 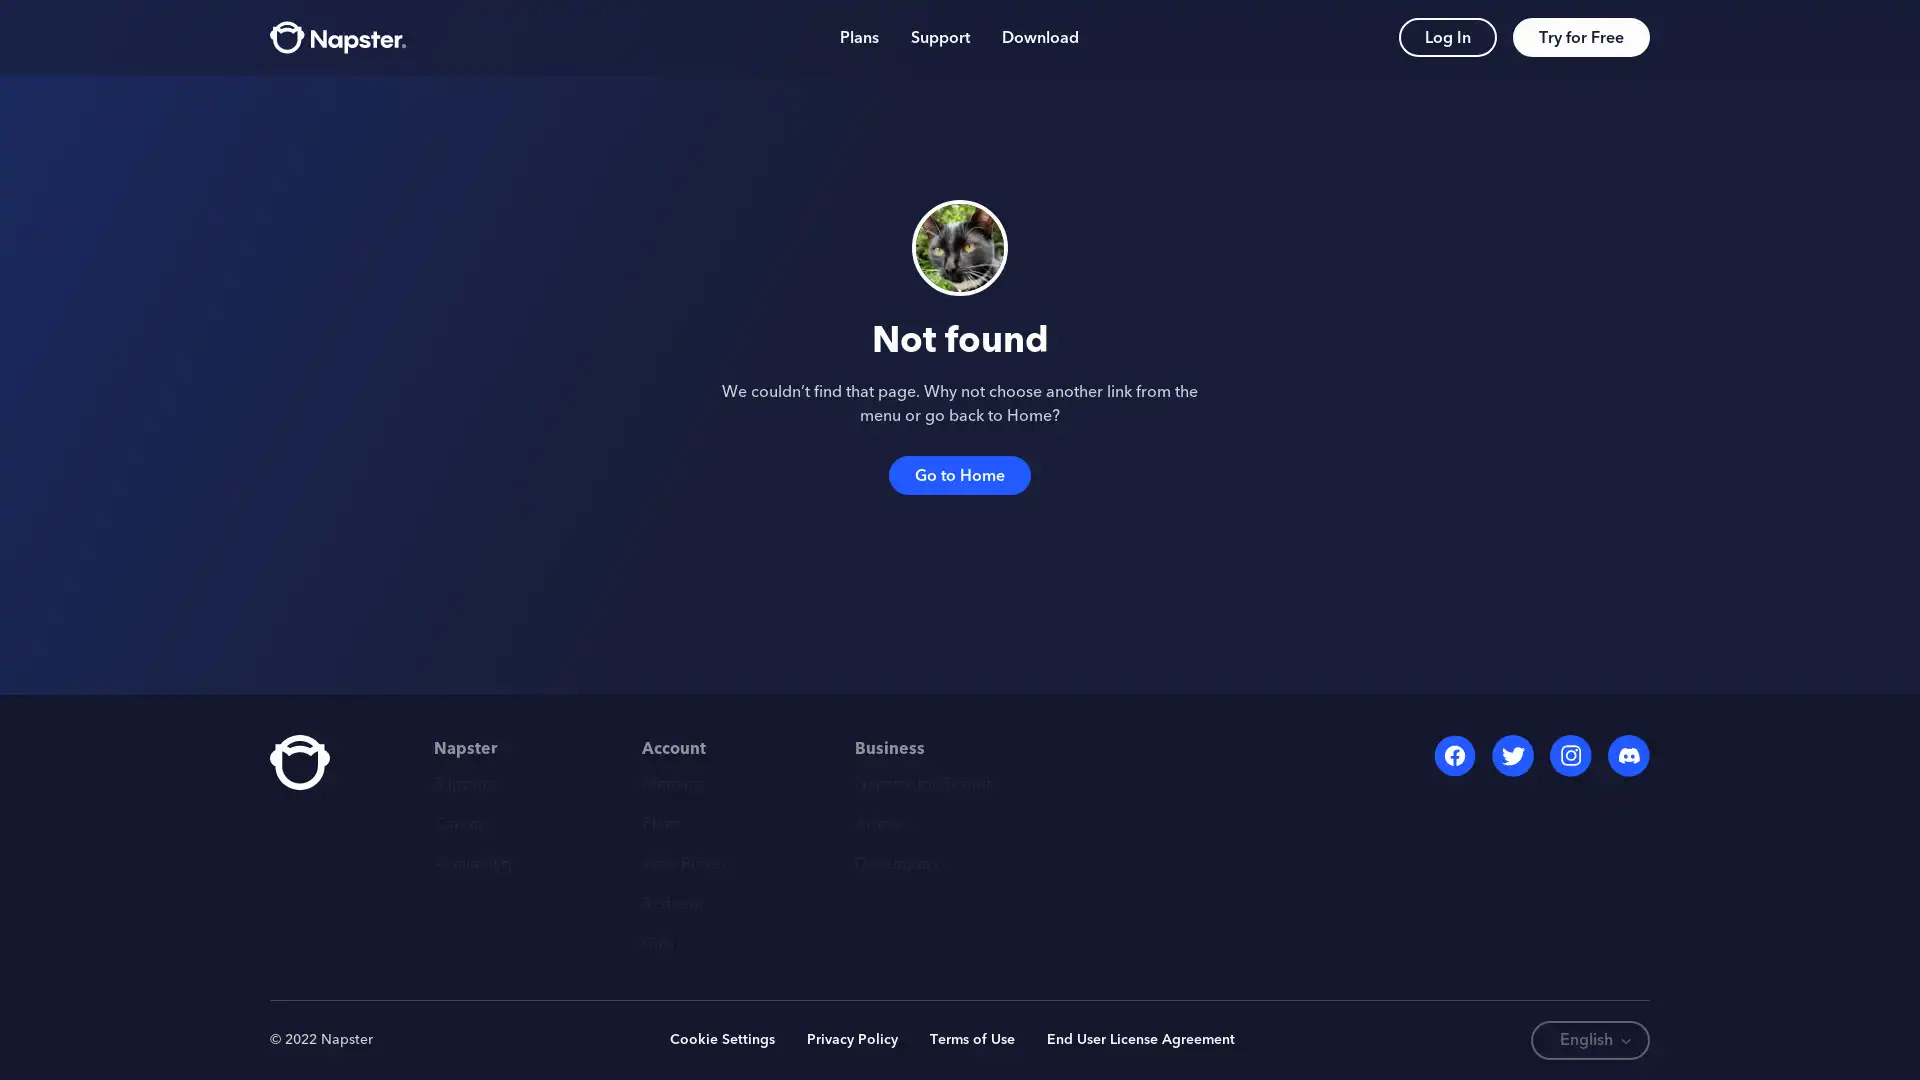 What do you see at coordinates (1543, 1007) in the screenshot?
I see `Reject` at bounding box center [1543, 1007].